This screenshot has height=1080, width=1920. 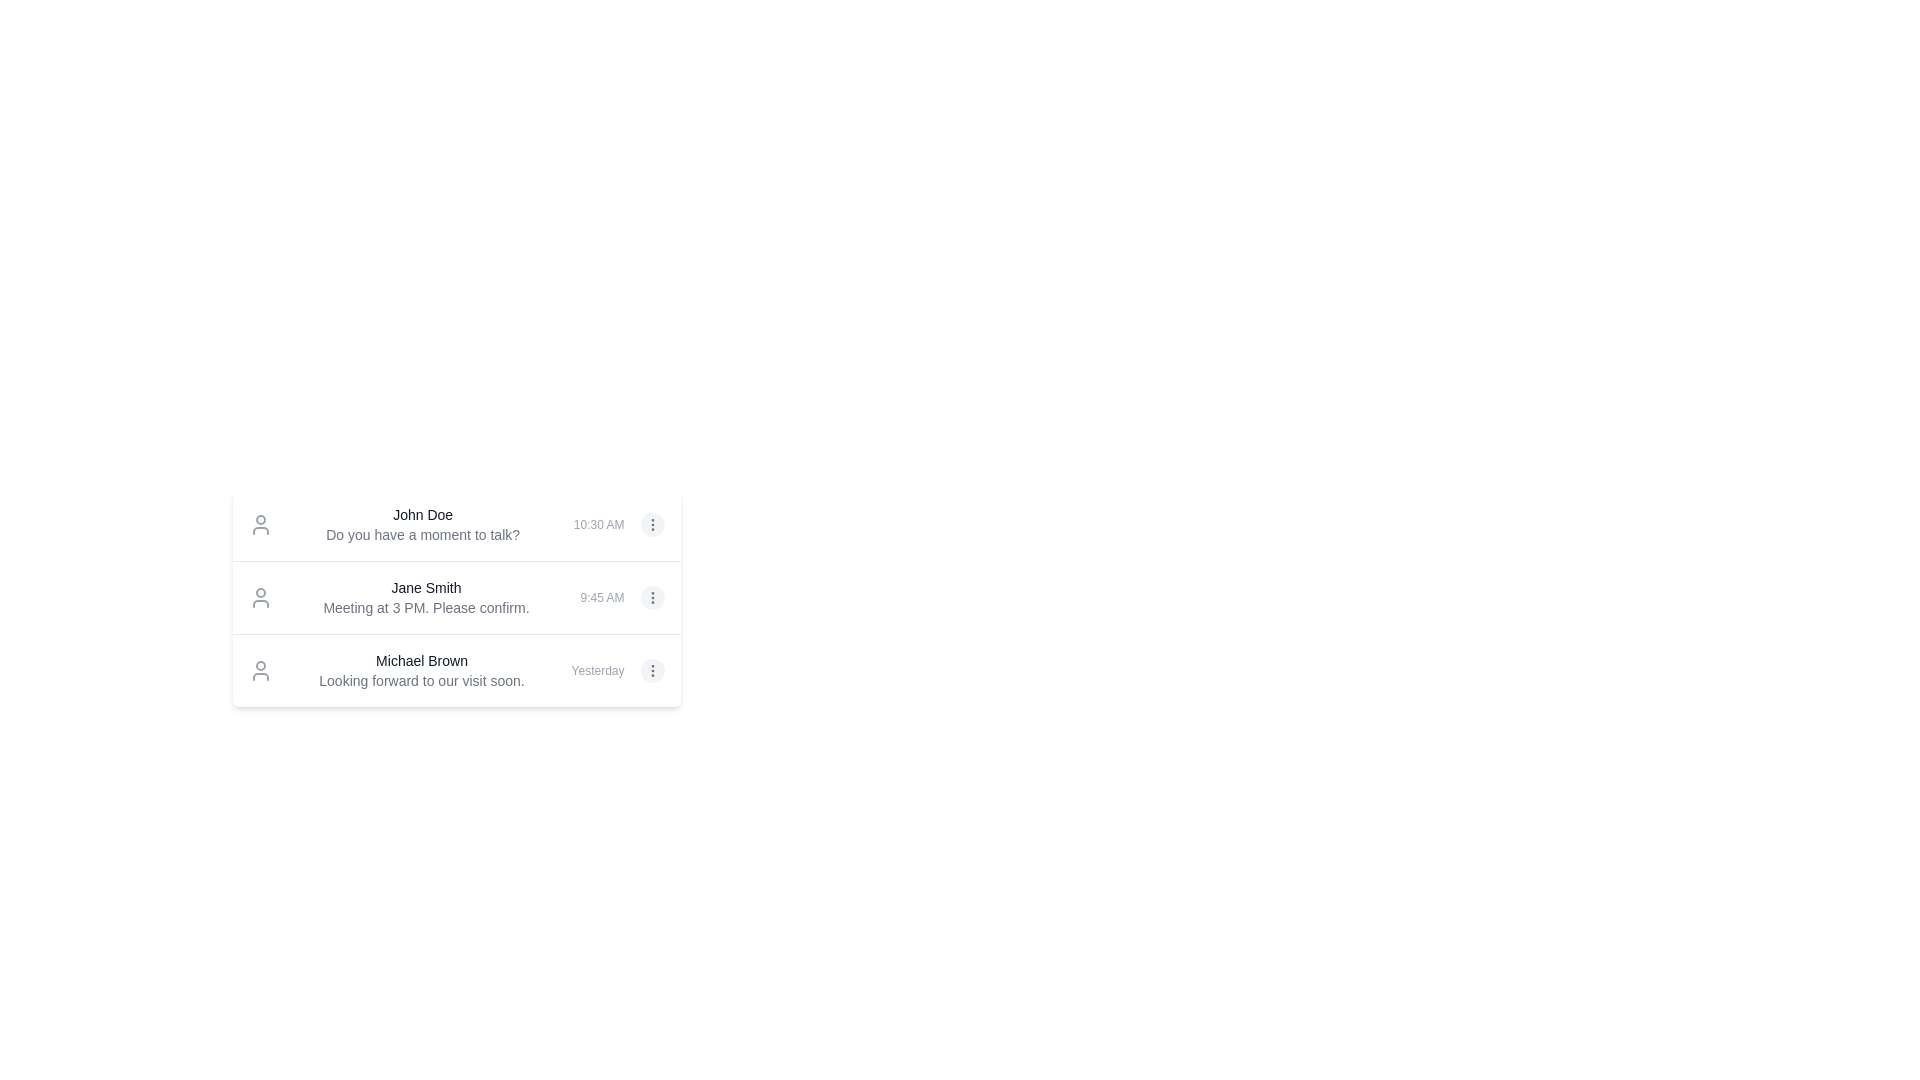 I want to click on the text element that serves as a message preview, located directly below 'Jane Smith' in the list-style layout, so click(x=425, y=607).